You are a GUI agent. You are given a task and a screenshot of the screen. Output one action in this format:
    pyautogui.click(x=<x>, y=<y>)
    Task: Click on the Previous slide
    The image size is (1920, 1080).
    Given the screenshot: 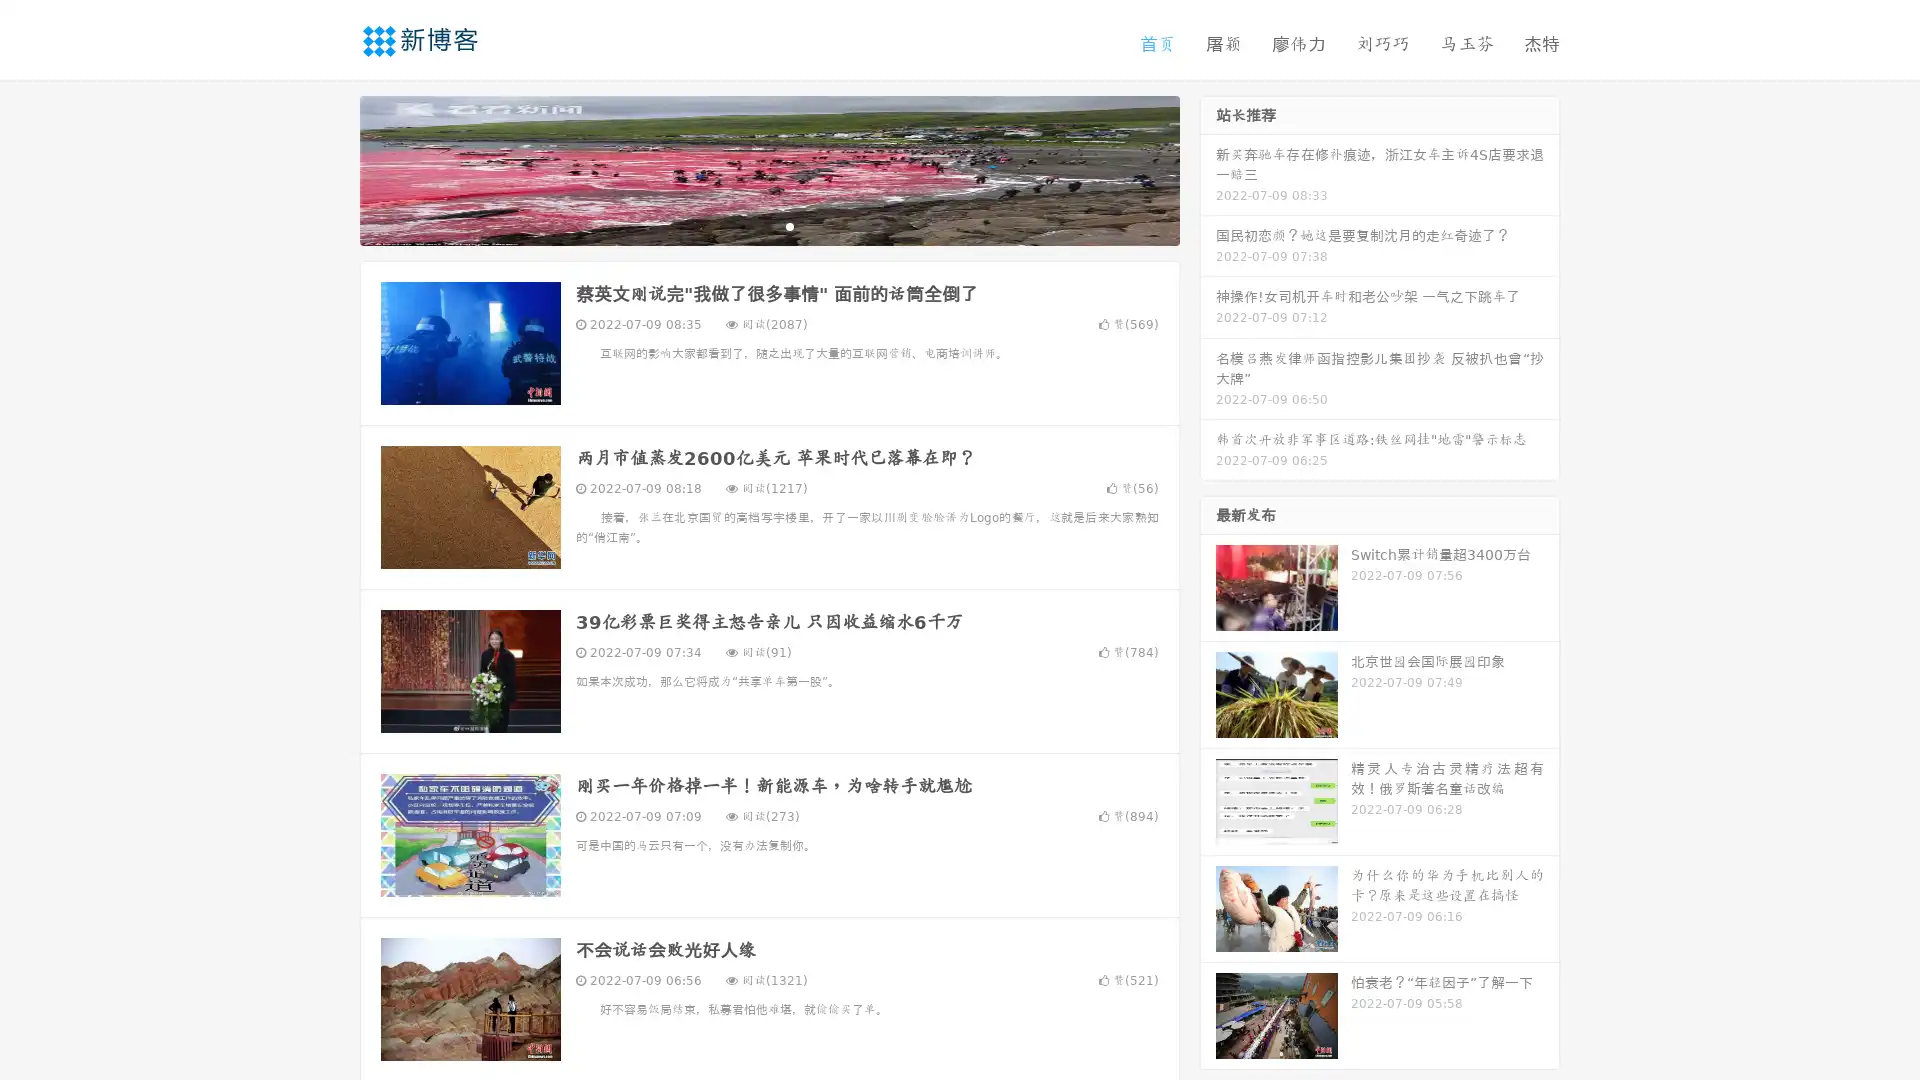 What is the action you would take?
    pyautogui.click(x=330, y=168)
    